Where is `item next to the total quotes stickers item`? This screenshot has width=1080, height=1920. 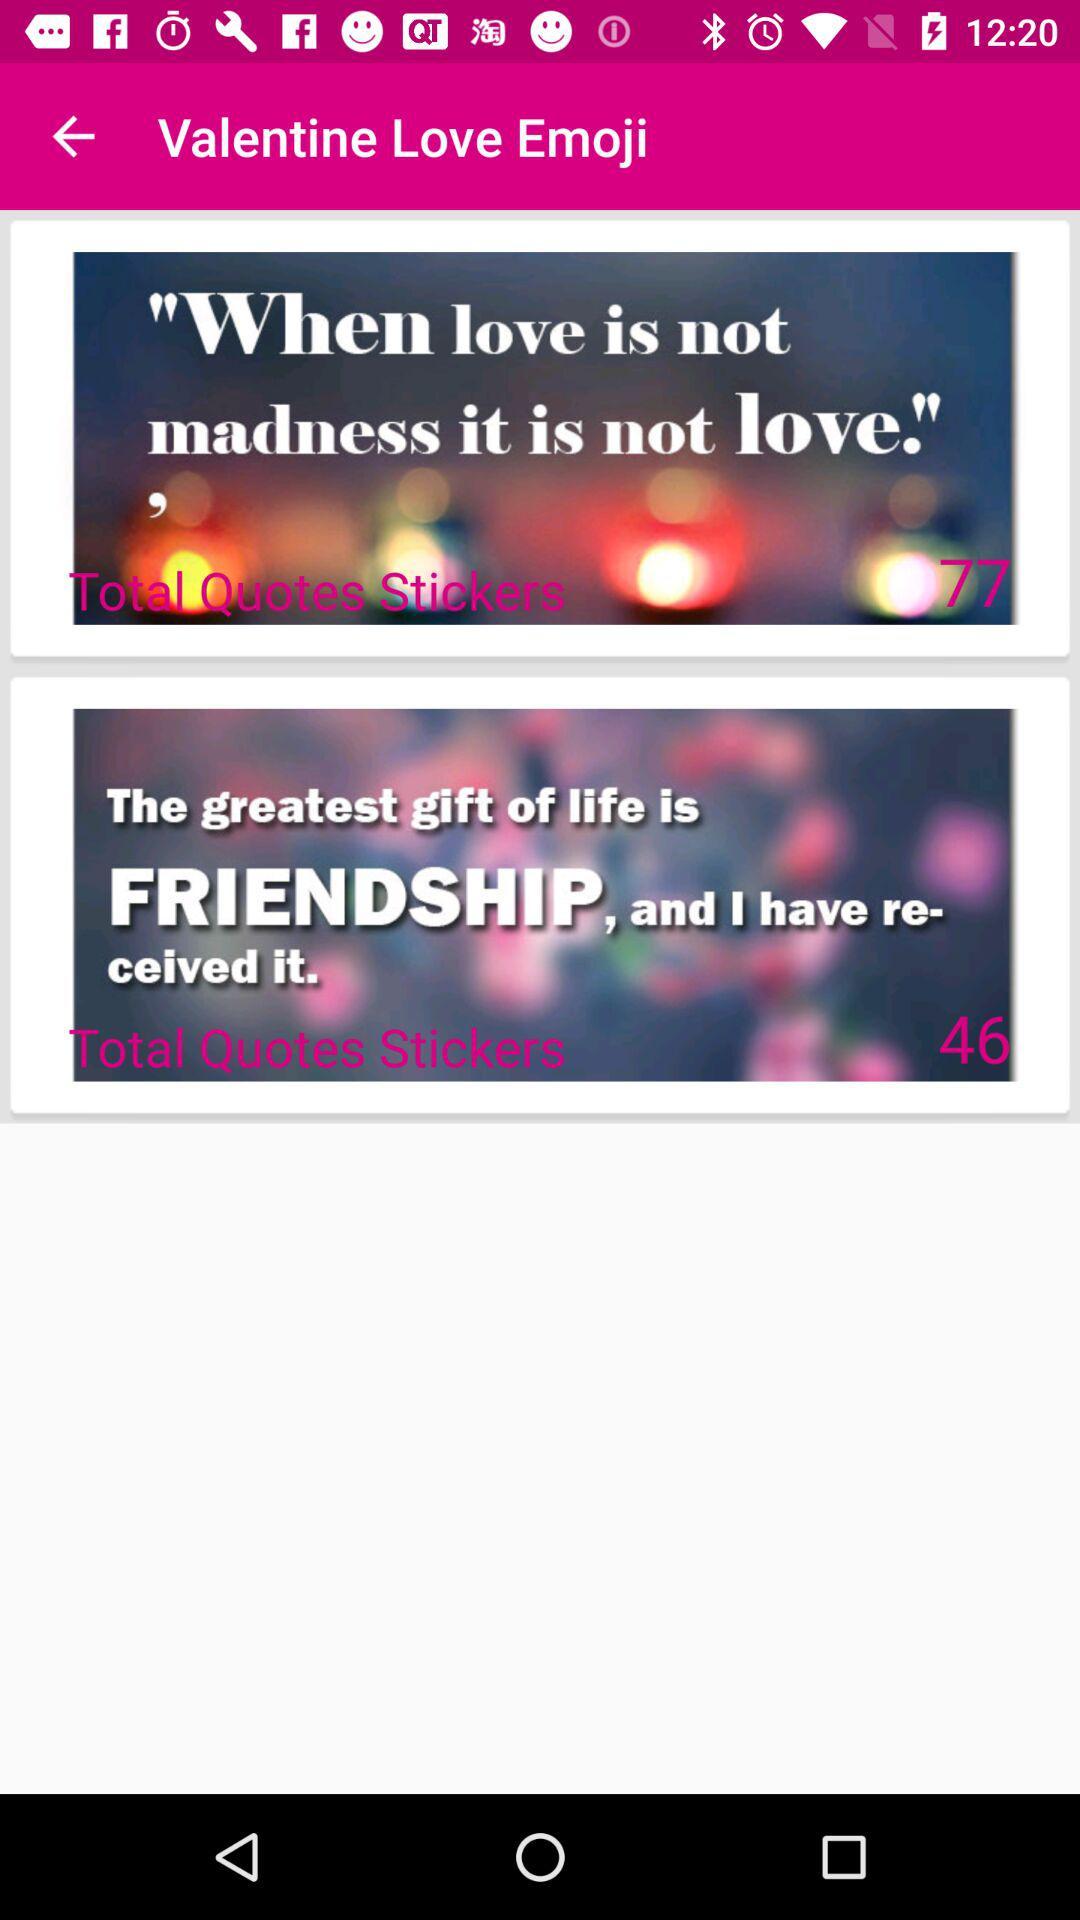 item next to the total quotes stickers item is located at coordinates (974, 1037).